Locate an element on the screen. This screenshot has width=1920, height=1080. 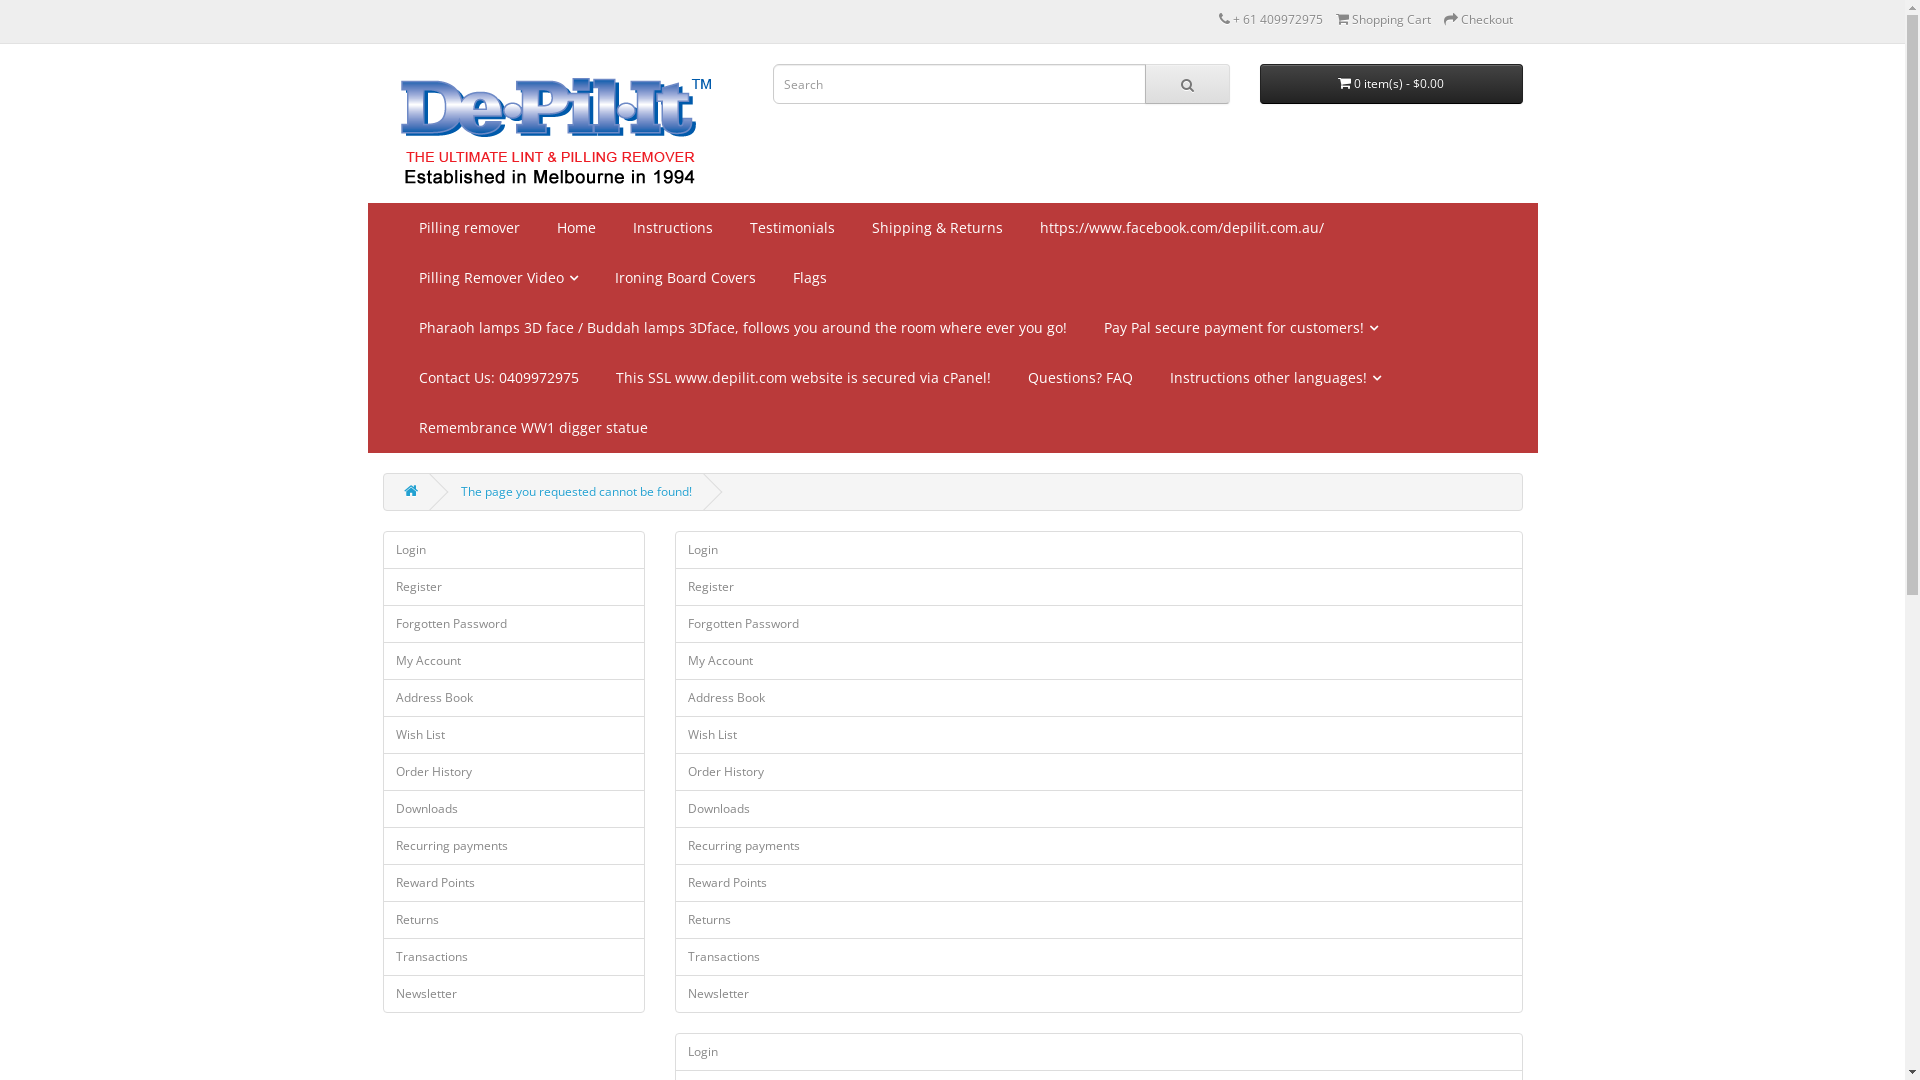
'https://www.facebook.com/depilit.com.au/' is located at coordinates (1178, 226).